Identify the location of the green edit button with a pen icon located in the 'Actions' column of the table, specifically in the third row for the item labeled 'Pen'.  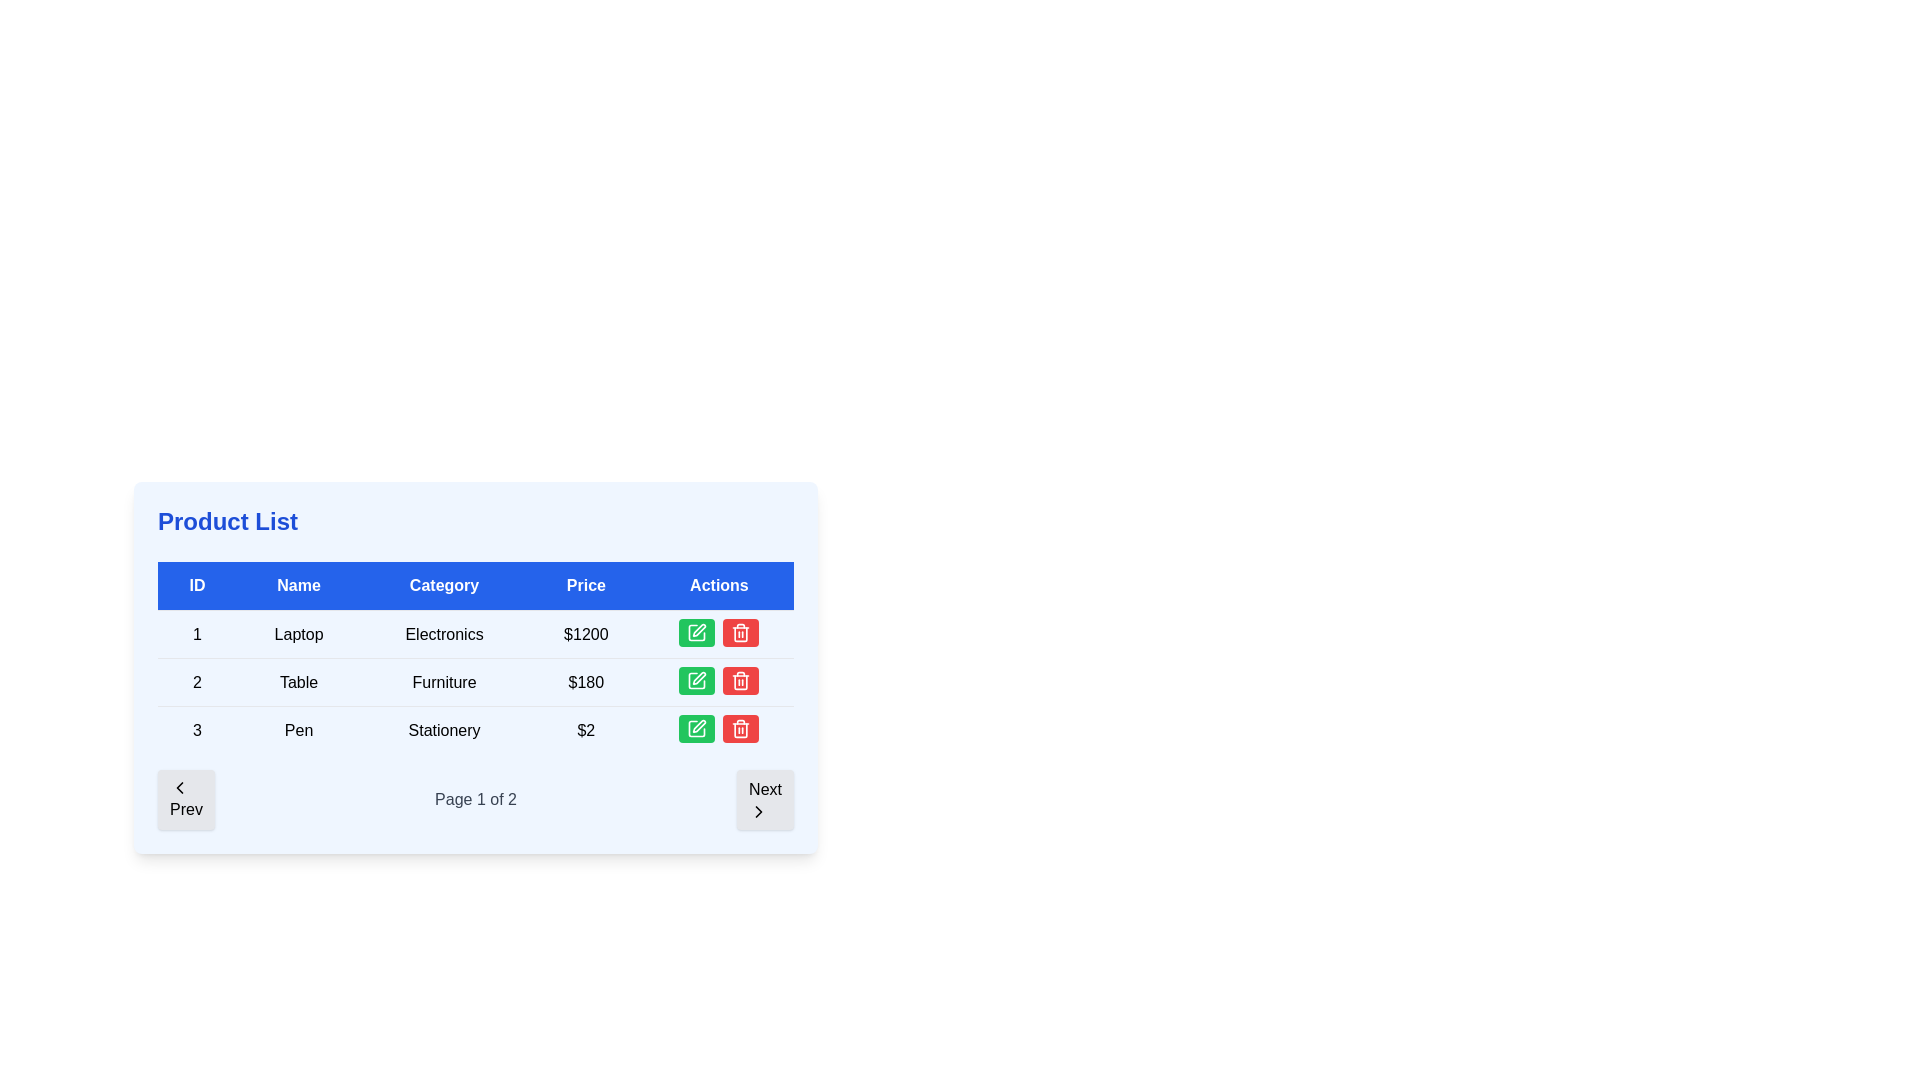
(697, 729).